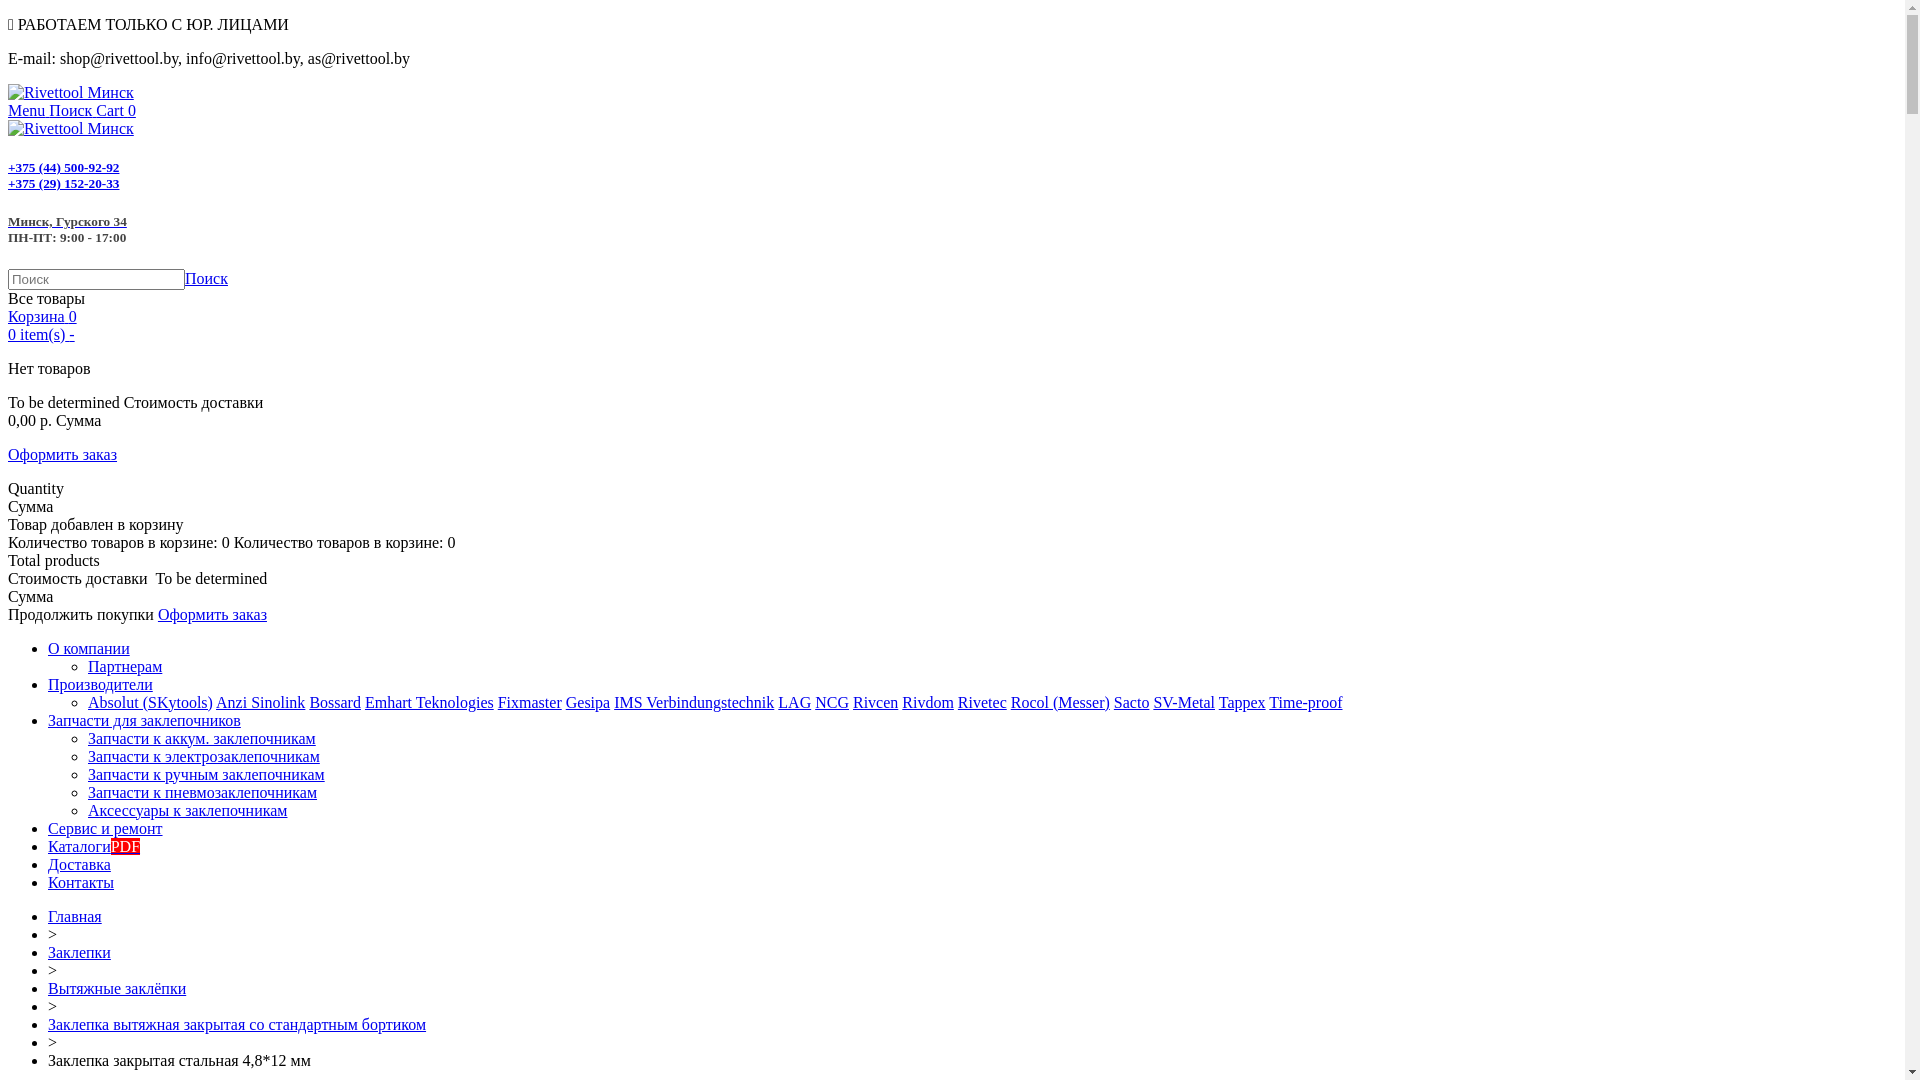 This screenshot has width=1920, height=1080. I want to click on 'Tappex', so click(1241, 701).